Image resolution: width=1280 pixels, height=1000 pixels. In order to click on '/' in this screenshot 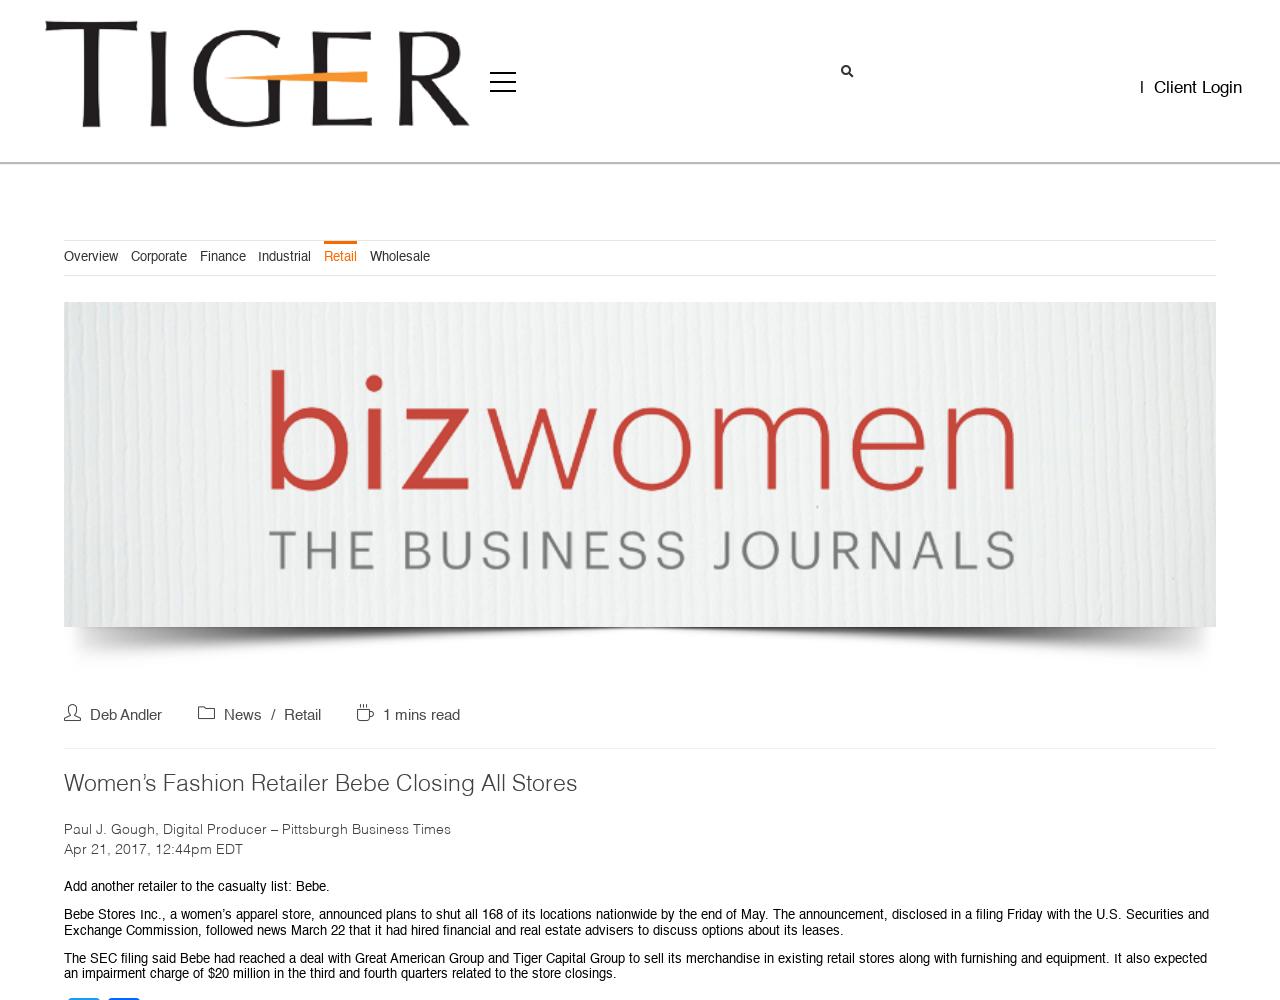, I will do `click(272, 715)`.